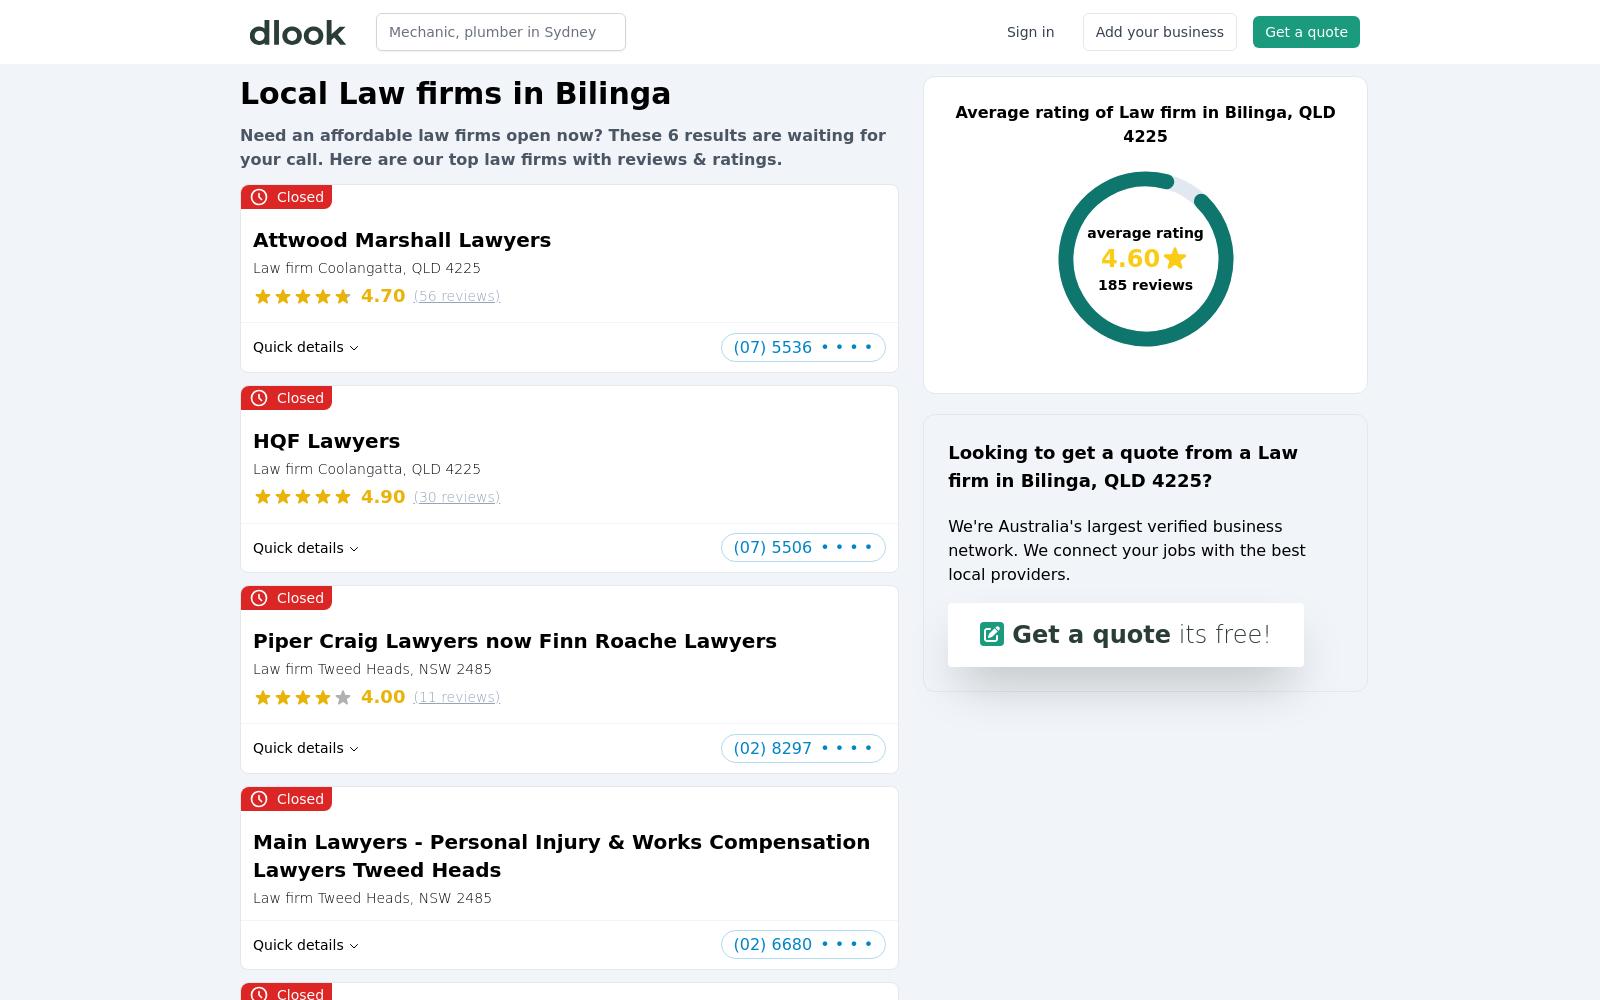 The height and width of the screenshot is (1000, 1600). I want to click on 'We're Australia's largest verified business network. We connect your jobs with the best local providers.', so click(1126, 550).